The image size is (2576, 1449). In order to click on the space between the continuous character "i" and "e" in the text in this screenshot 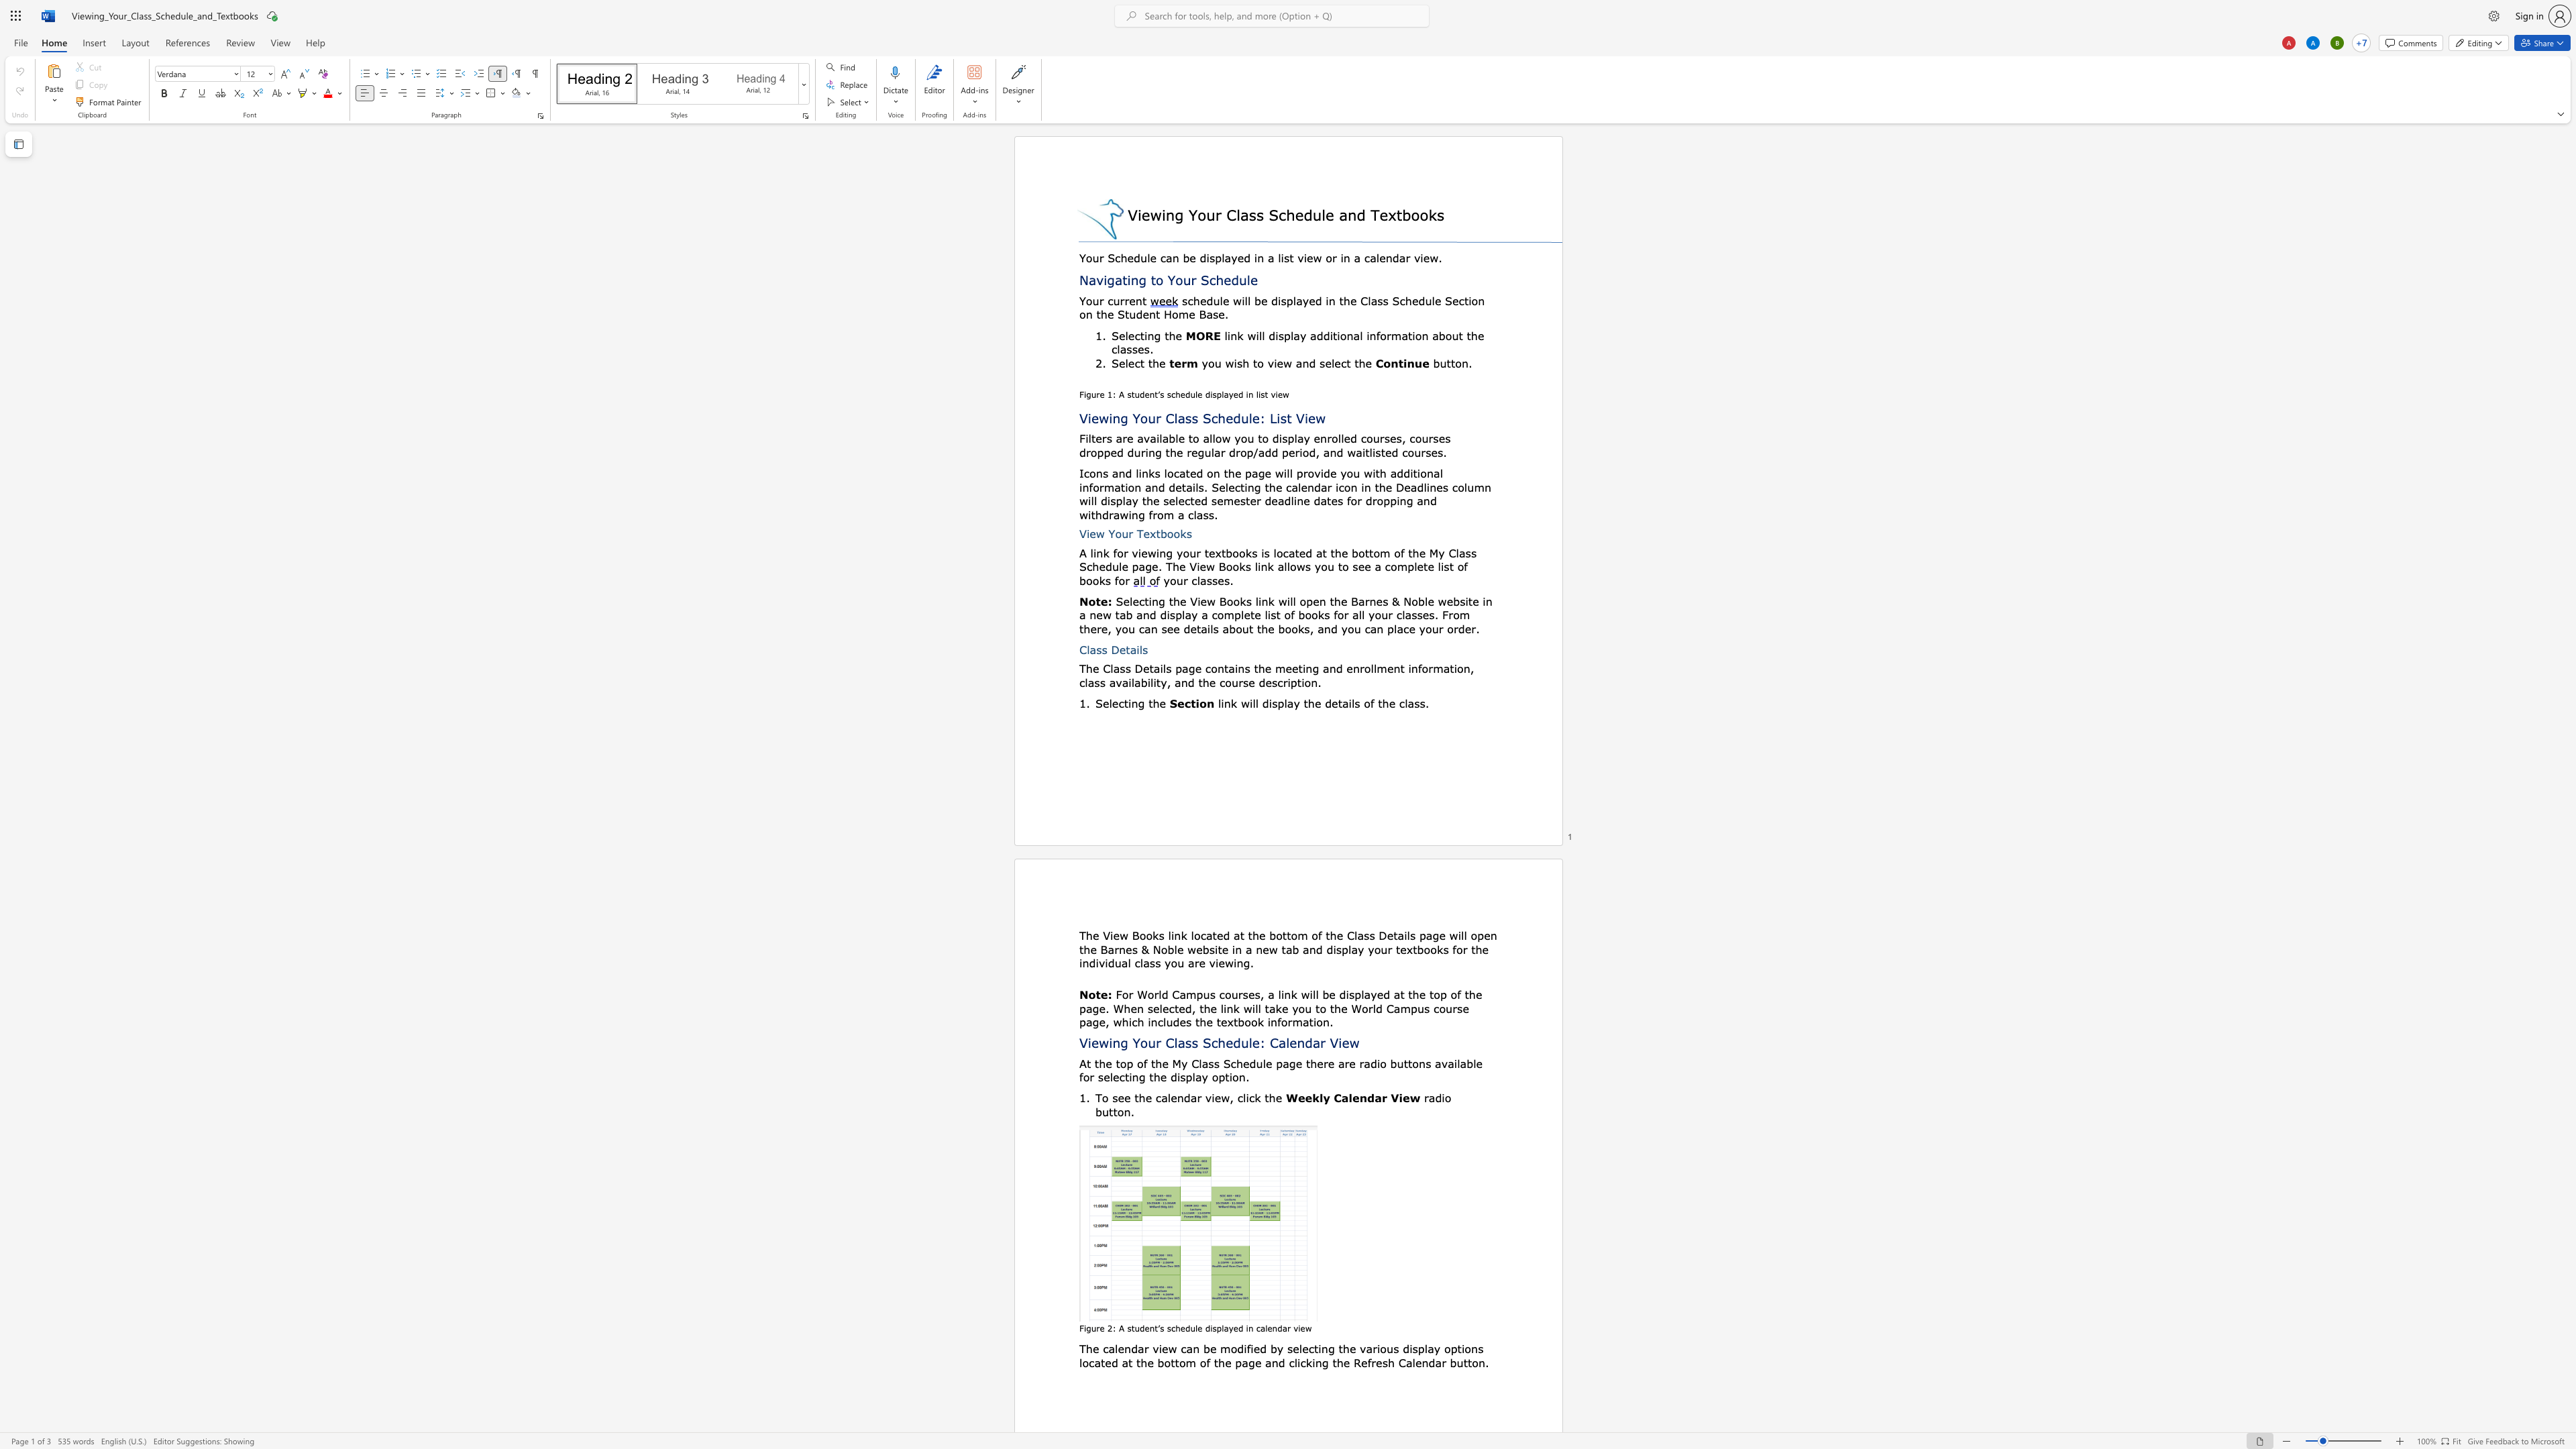, I will do `click(1403, 1097)`.